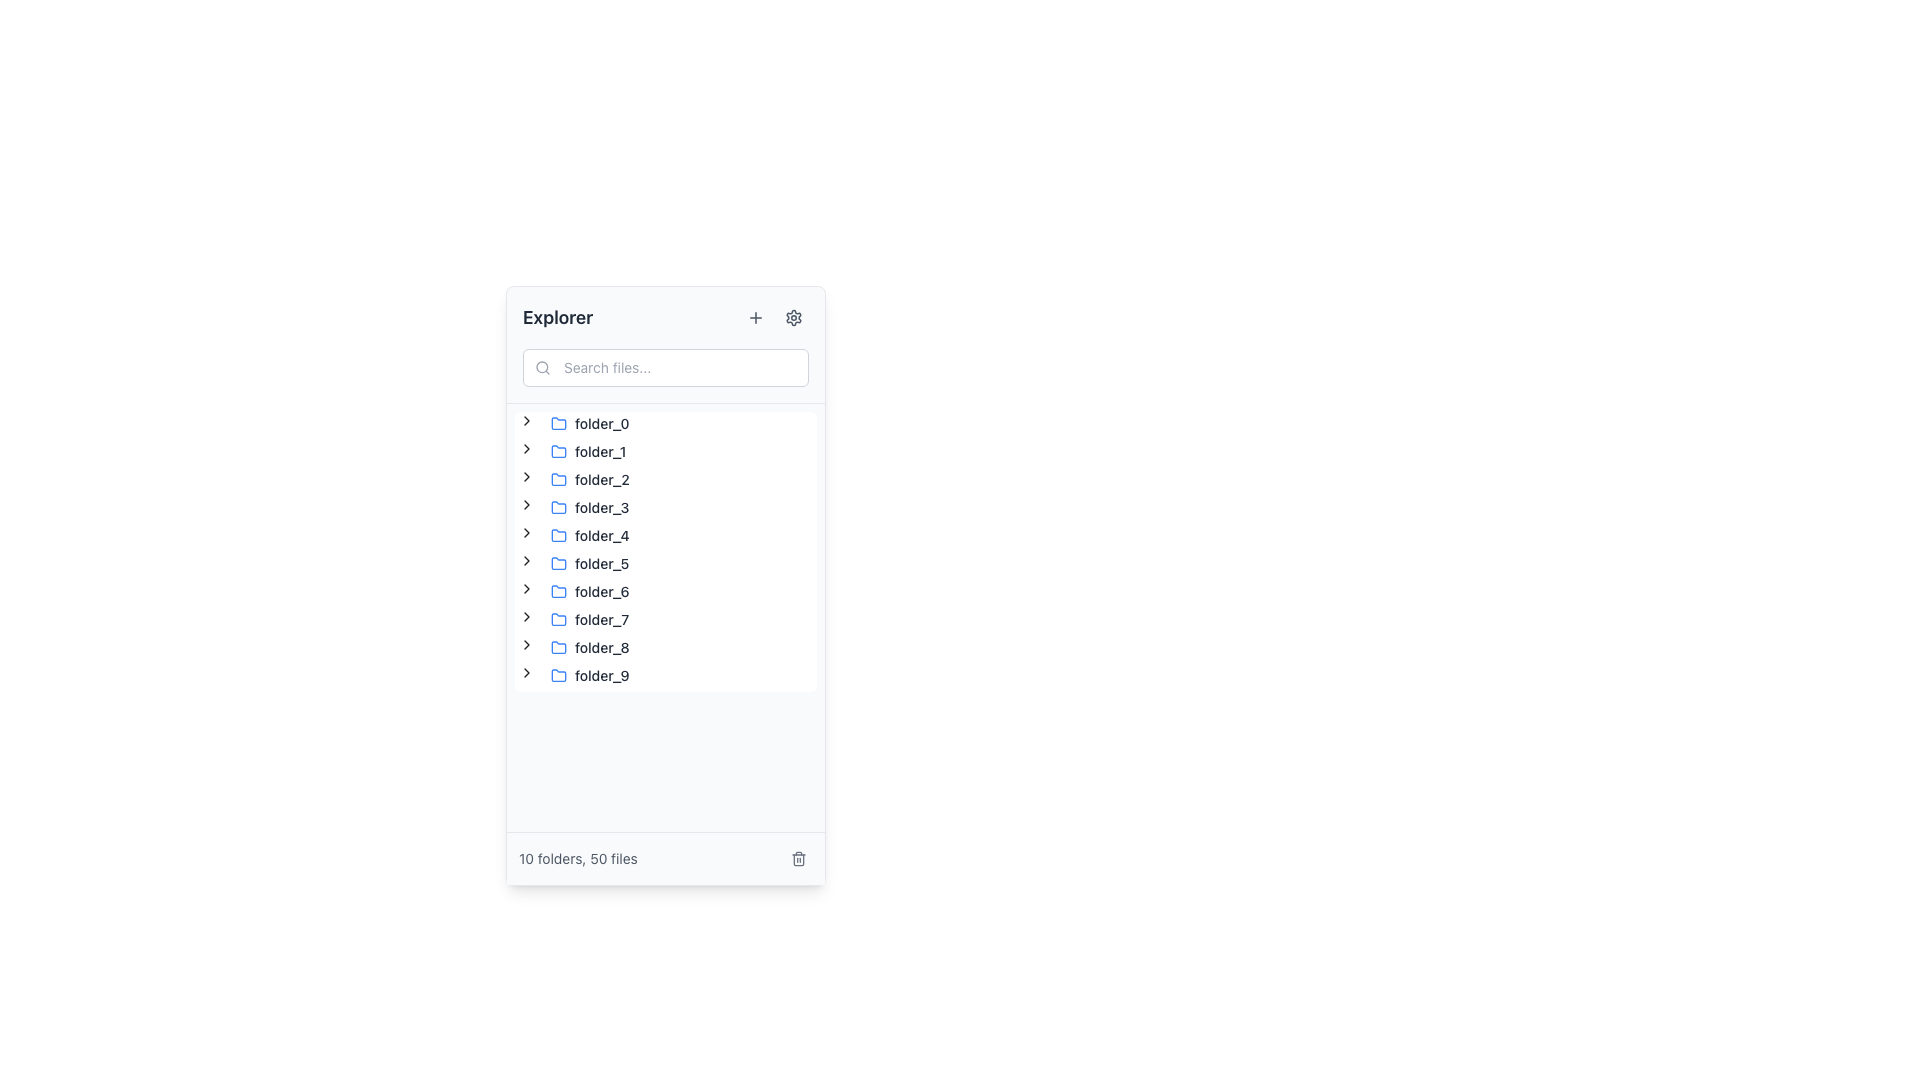  What do you see at coordinates (558, 590) in the screenshot?
I see `the small blue folder icon with a stylized rounded shape and notch on its top edge, located to the left of the text 'folder_6'` at bounding box center [558, 590].